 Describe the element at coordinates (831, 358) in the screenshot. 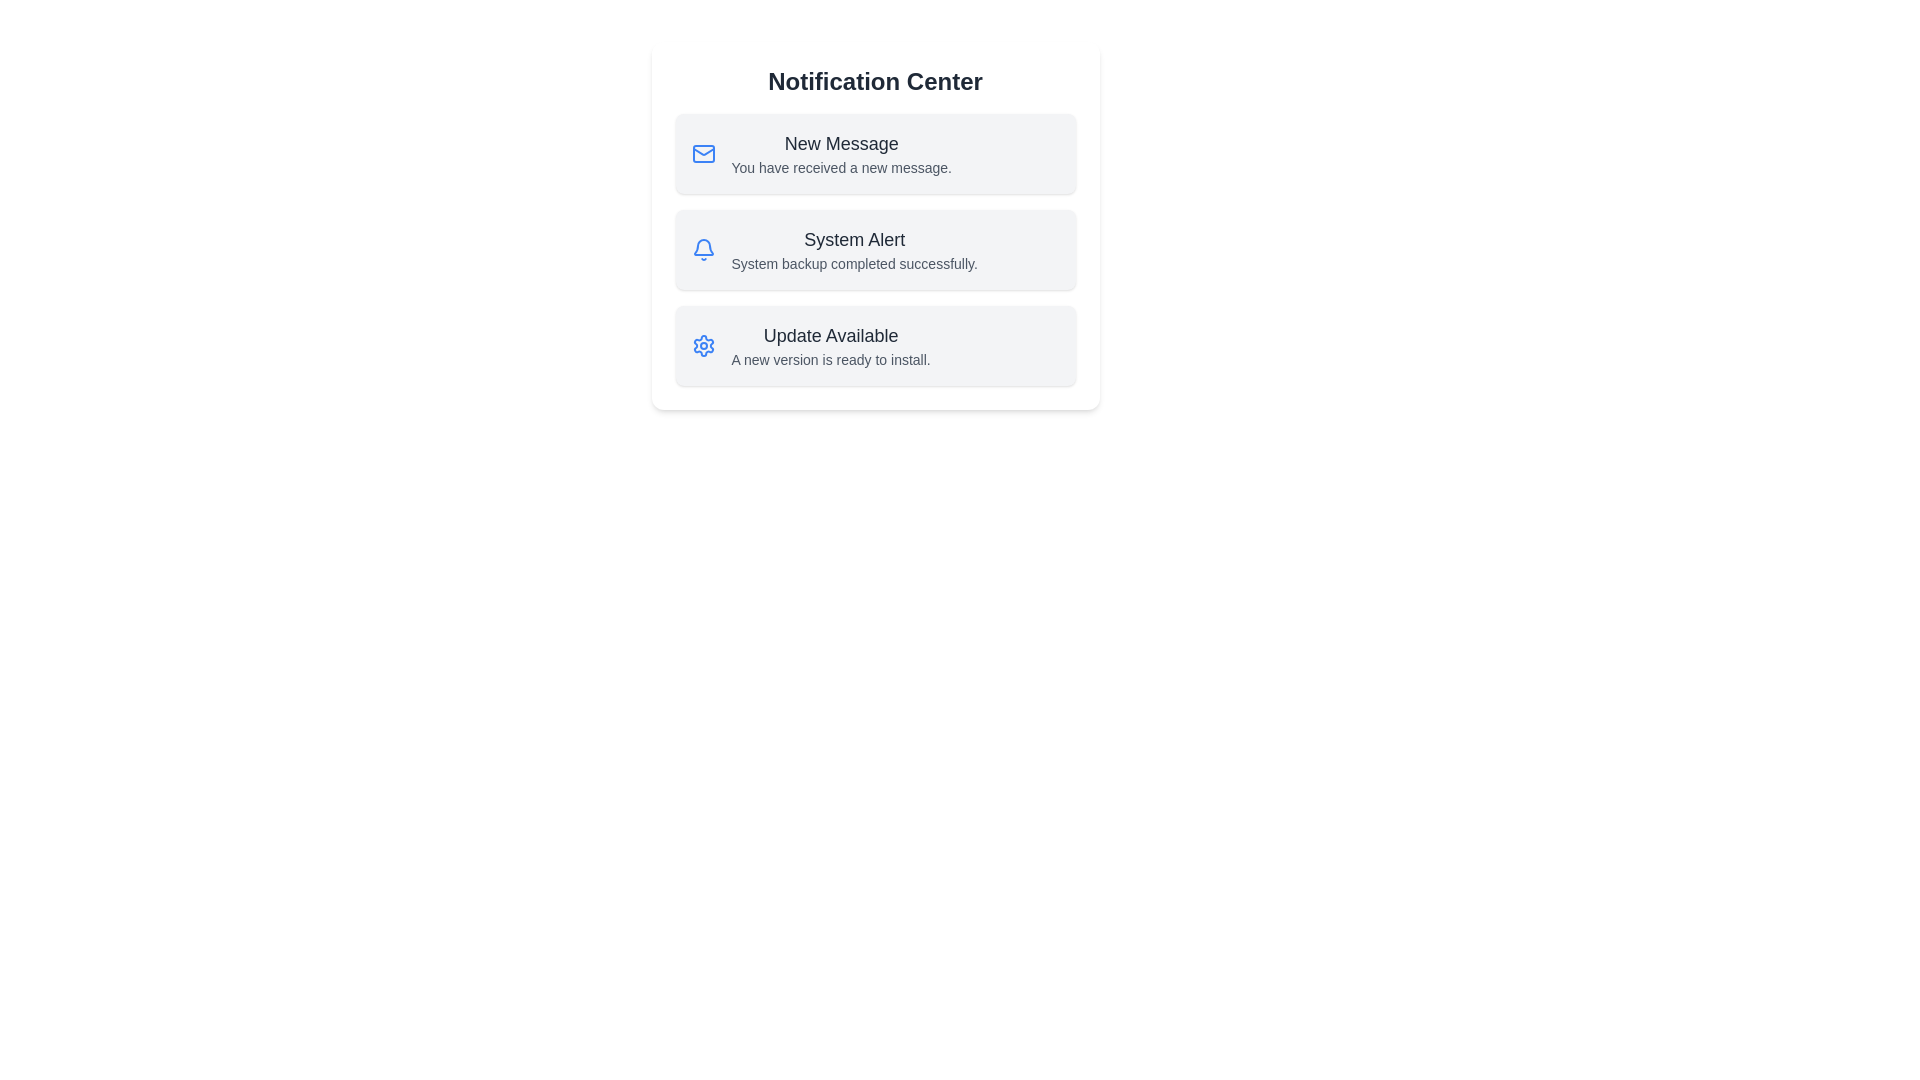

I see `the text element that reads 'A new version is ready to install.' which is styled in a small gray font and is located beneath the title 'Update Available' in the Notification Center` at that location.